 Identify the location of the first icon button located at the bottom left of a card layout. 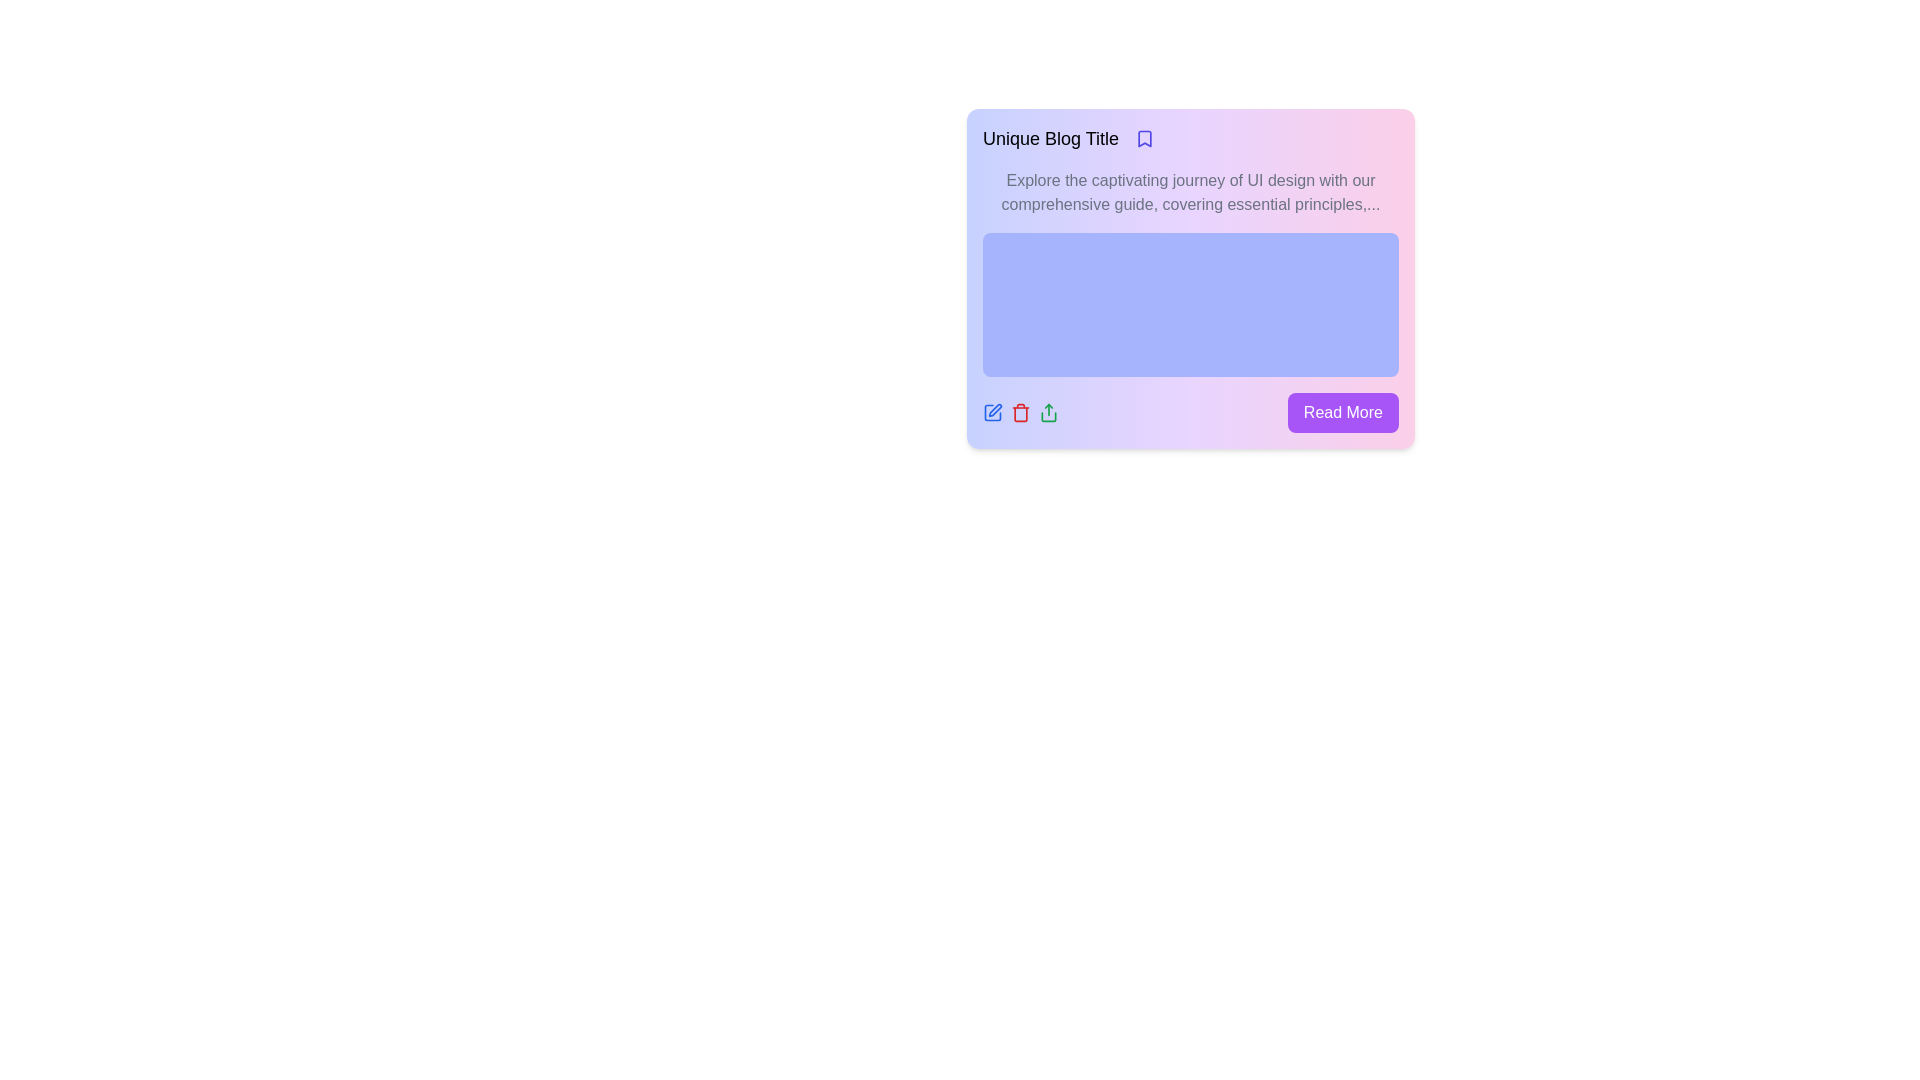
(993, 411).